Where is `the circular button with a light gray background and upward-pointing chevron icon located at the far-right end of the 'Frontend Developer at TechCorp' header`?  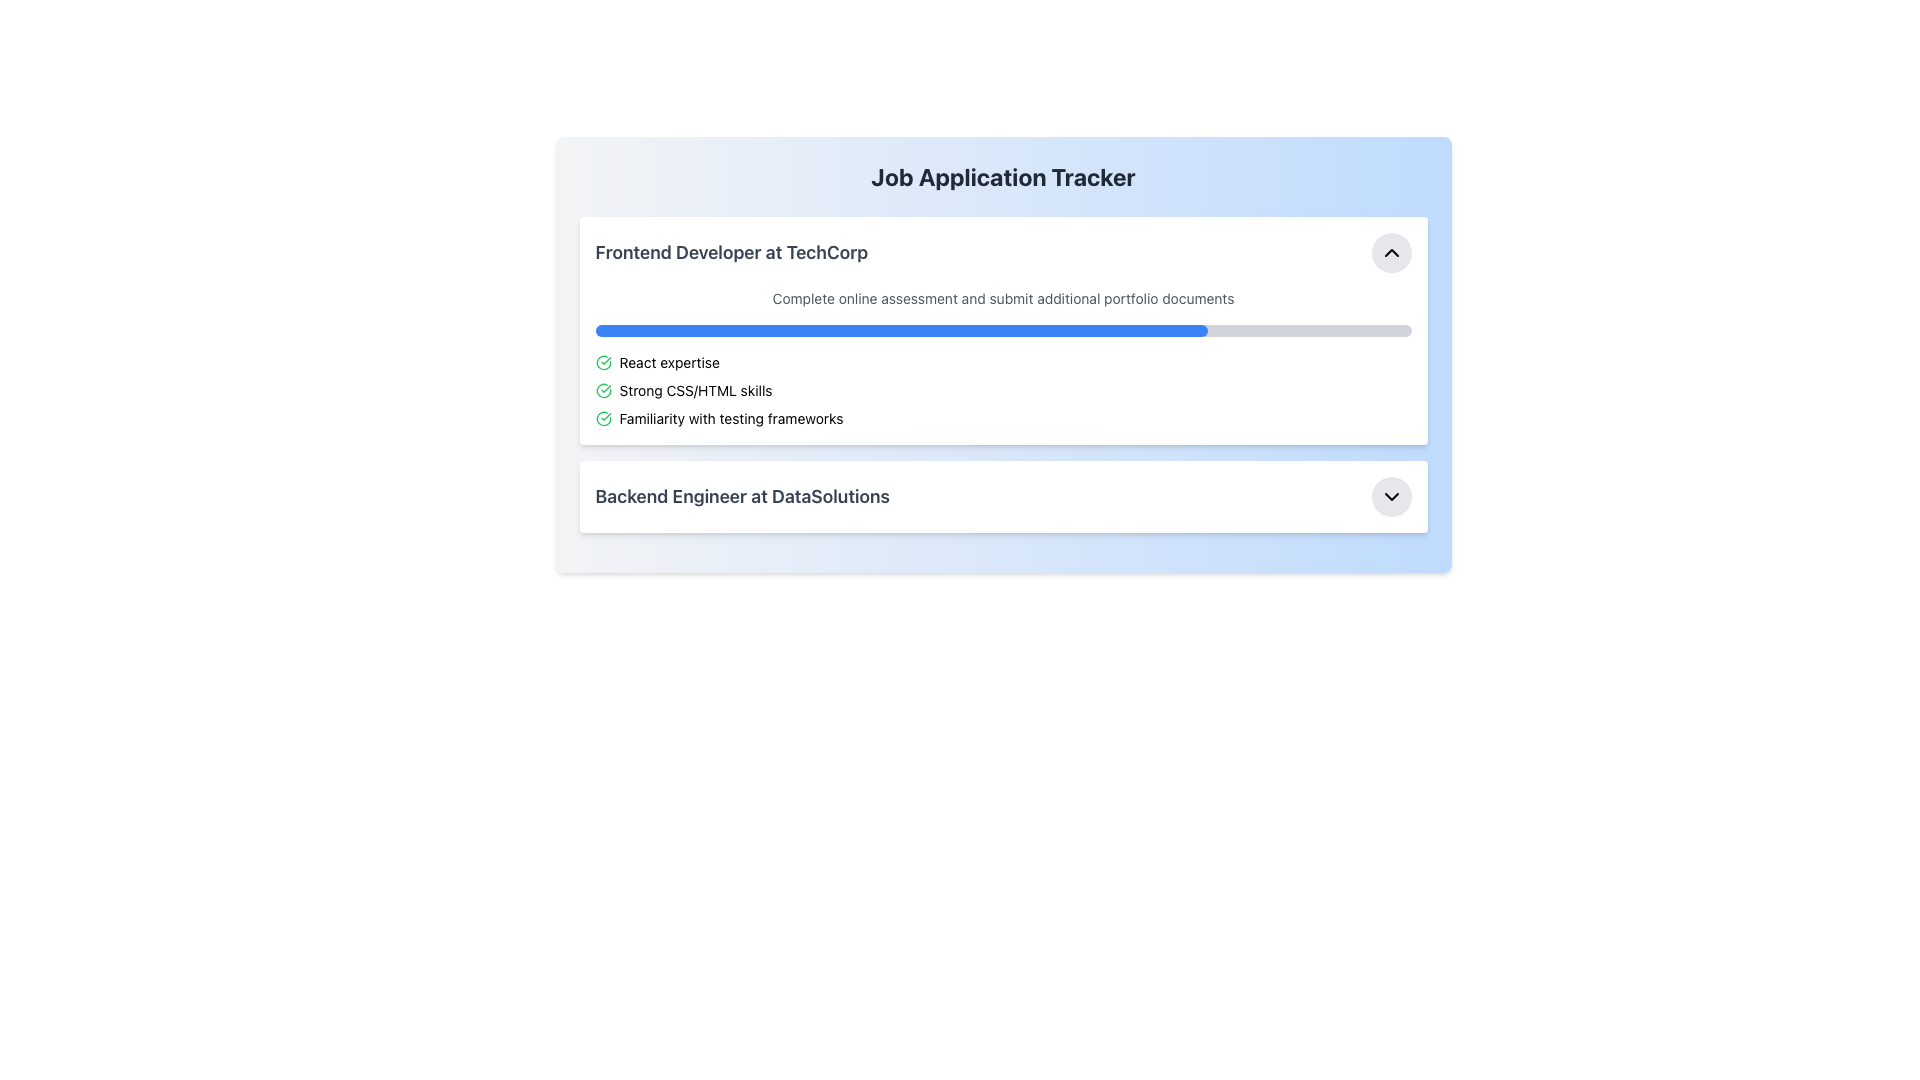 the circular button with a light gray background and upward-pointing chevron icon located at the far-right end of the 'Frontend Developer at TechCorp' header is located at coordinates (1390, 252).